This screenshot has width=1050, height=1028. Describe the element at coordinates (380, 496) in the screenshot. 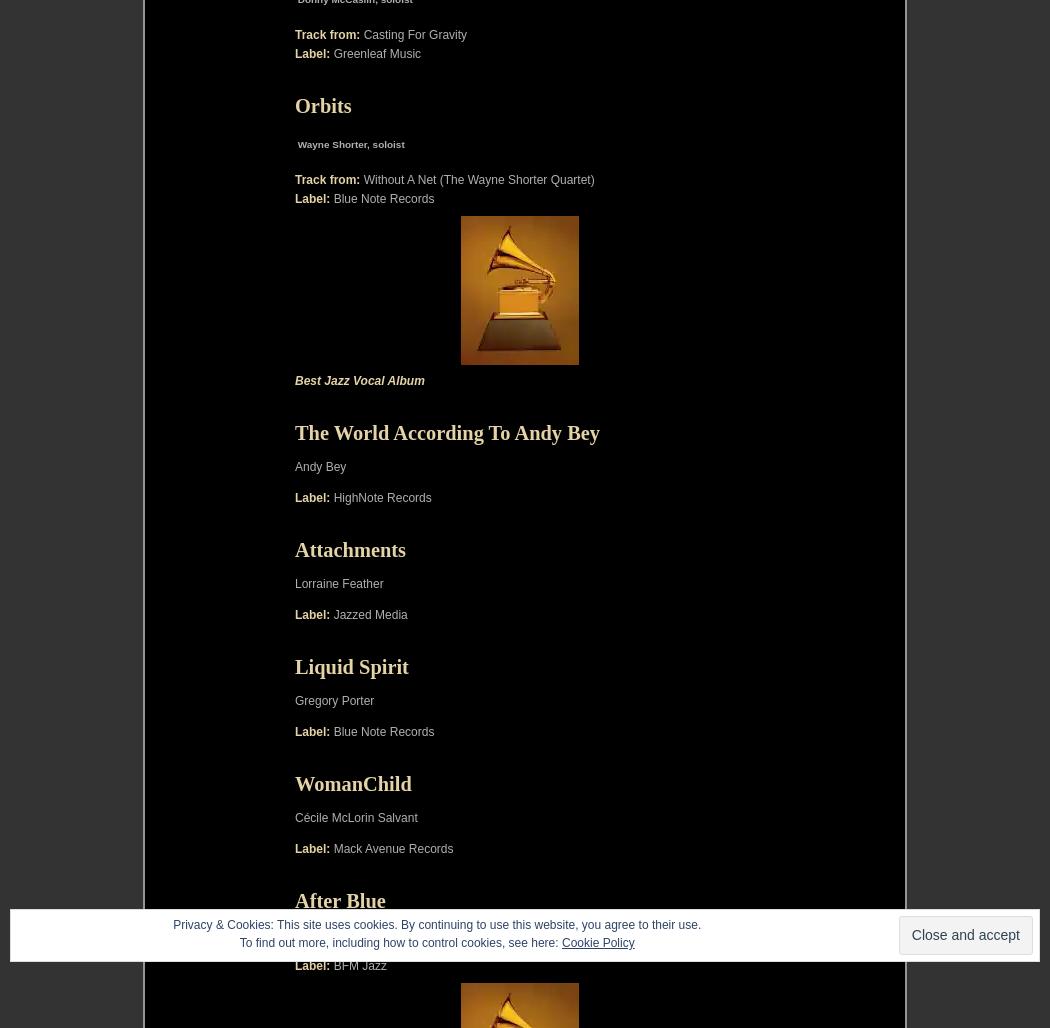

I see `'HighNote Records'` at that location.